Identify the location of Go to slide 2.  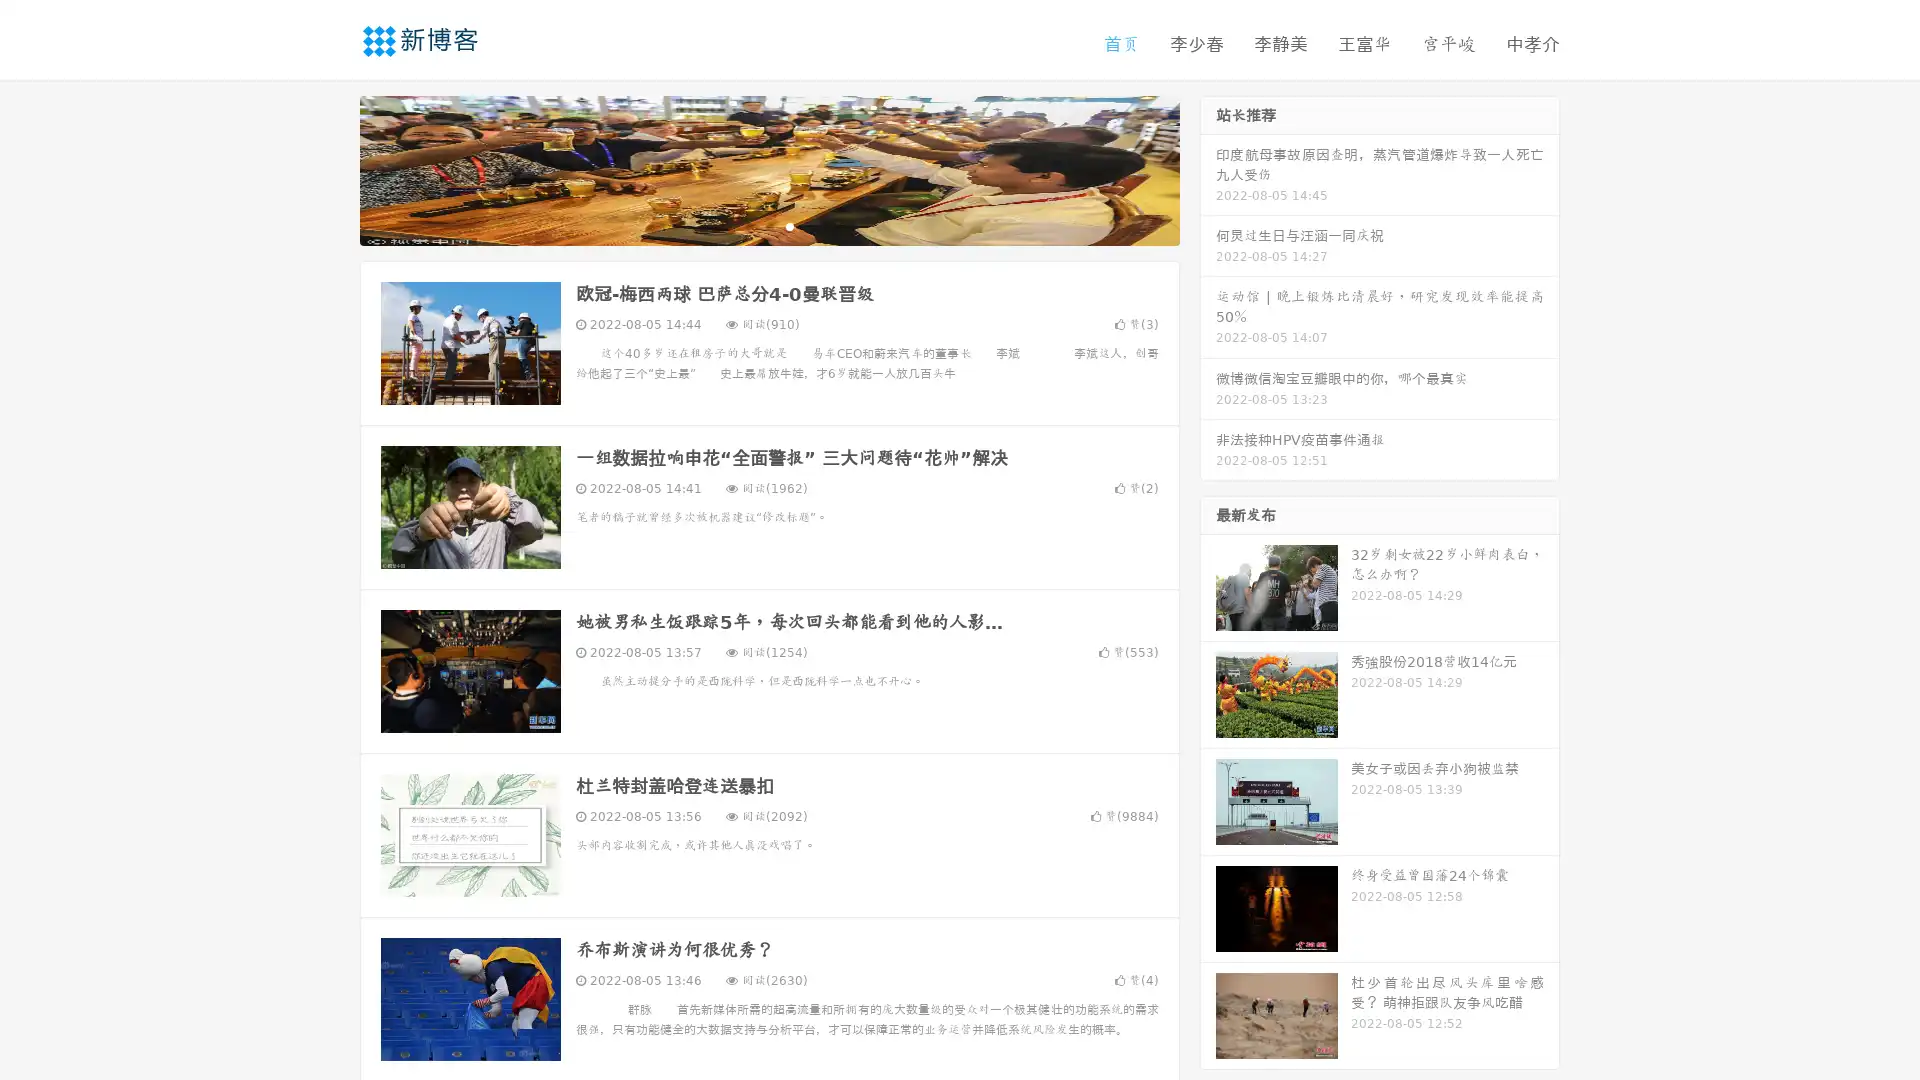
(768, 225).